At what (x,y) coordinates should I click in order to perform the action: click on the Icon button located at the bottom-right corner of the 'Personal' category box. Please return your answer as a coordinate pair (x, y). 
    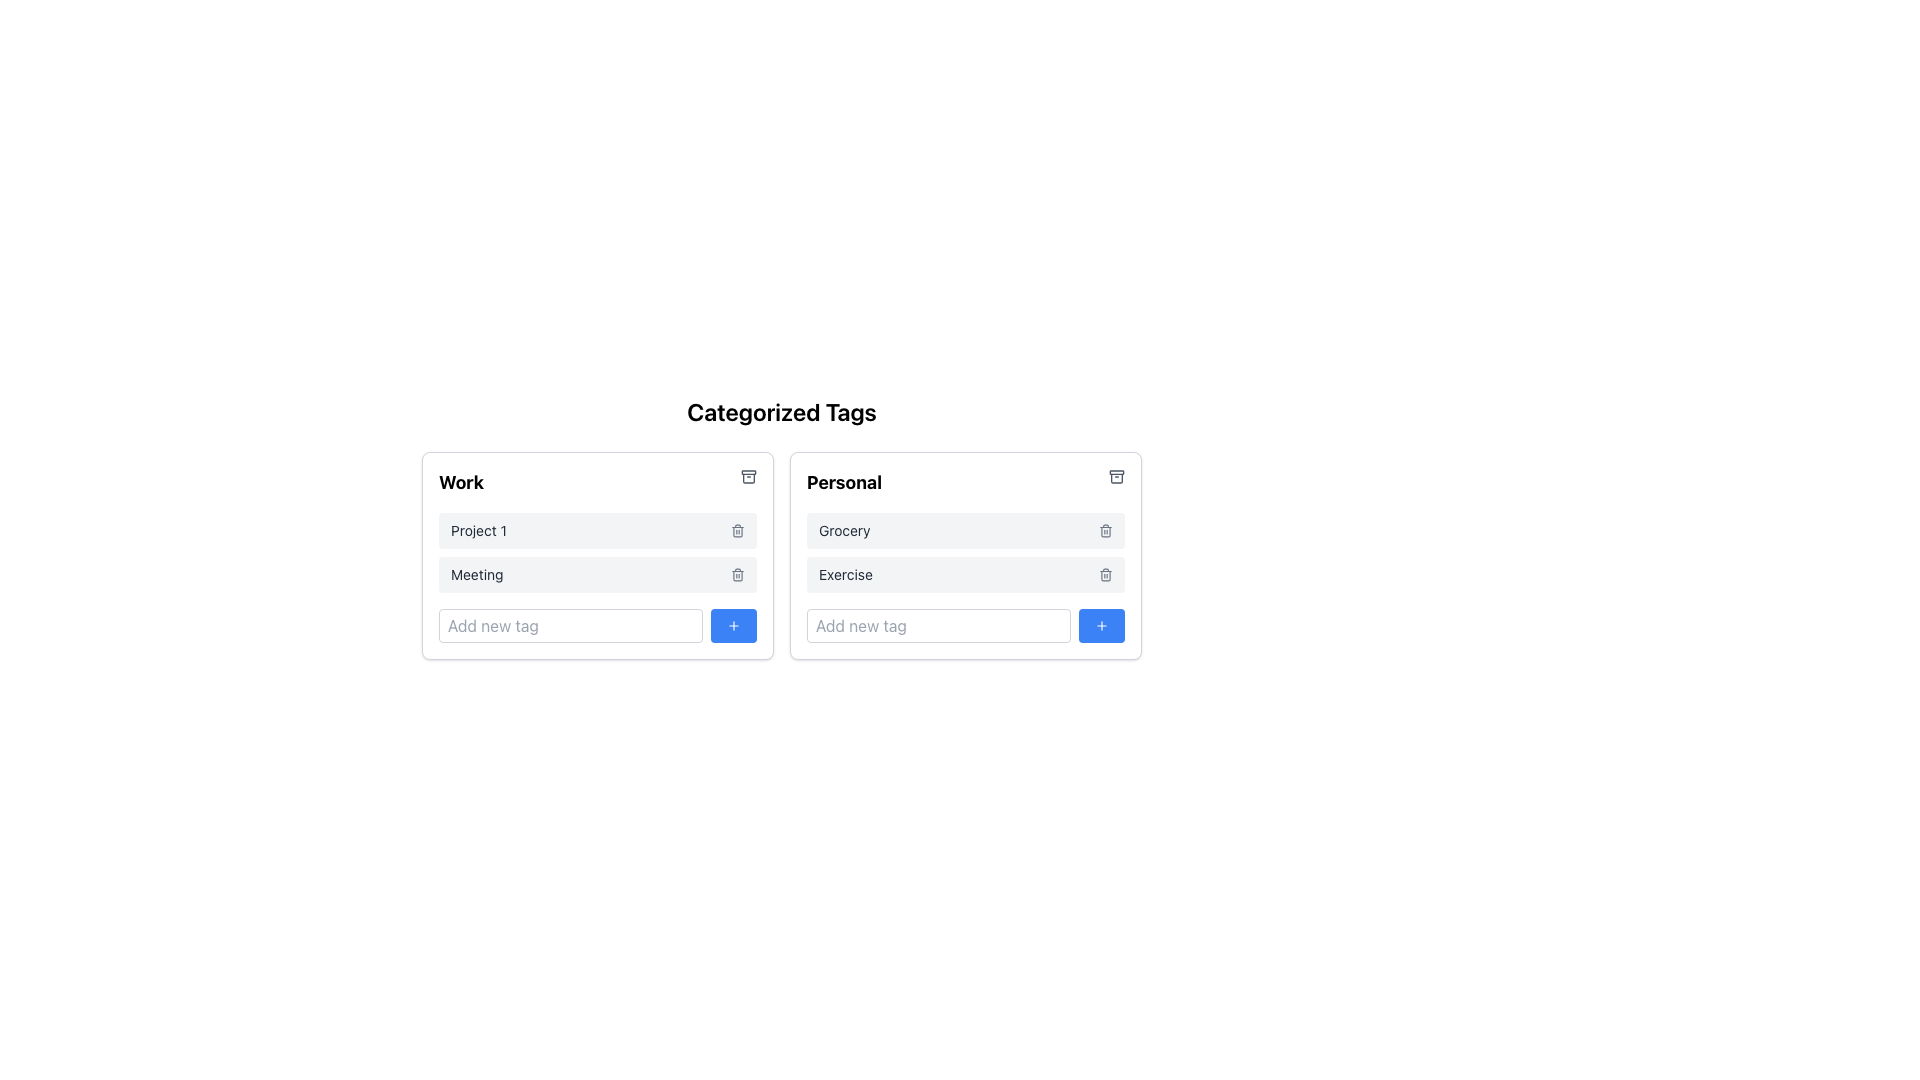
    Looking at the image, I should click on (1101, 624).